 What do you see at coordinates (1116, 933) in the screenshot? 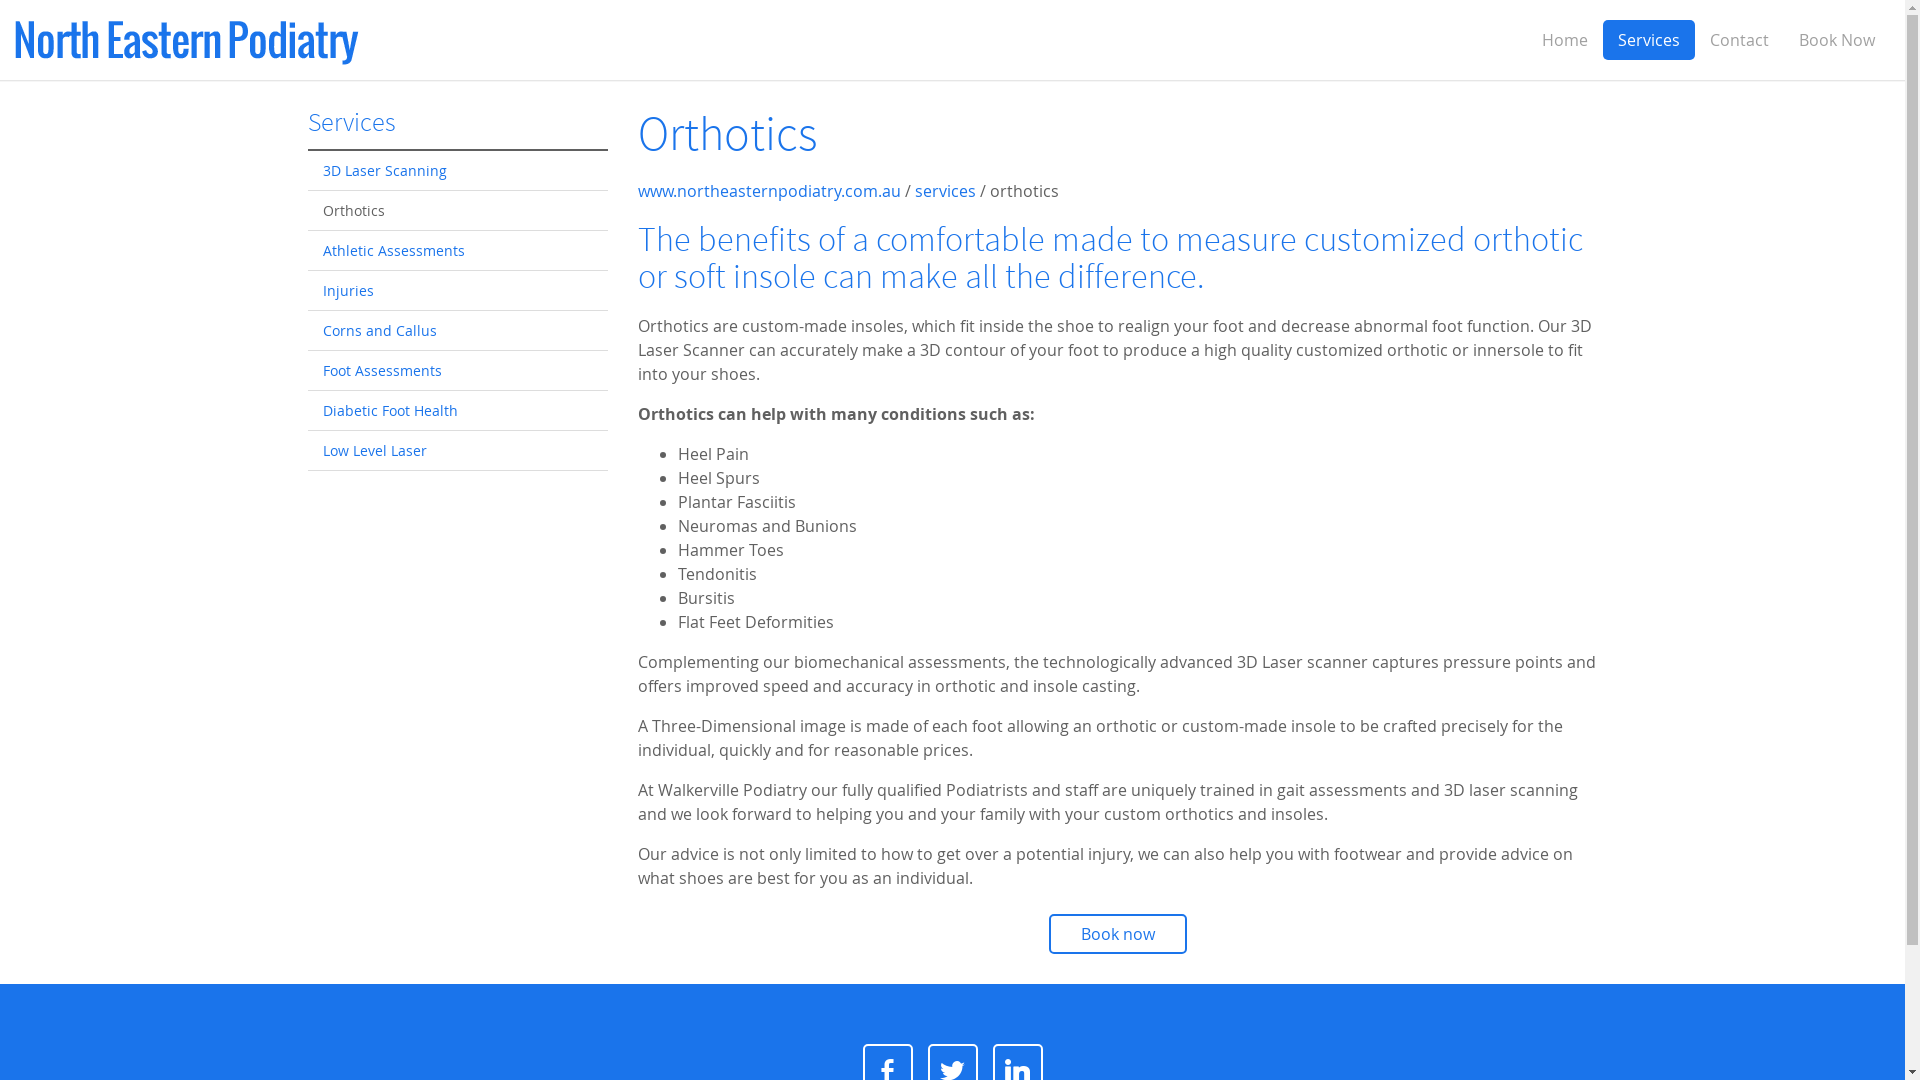
I see `'Book now'` at bounding box center [1116, 933].